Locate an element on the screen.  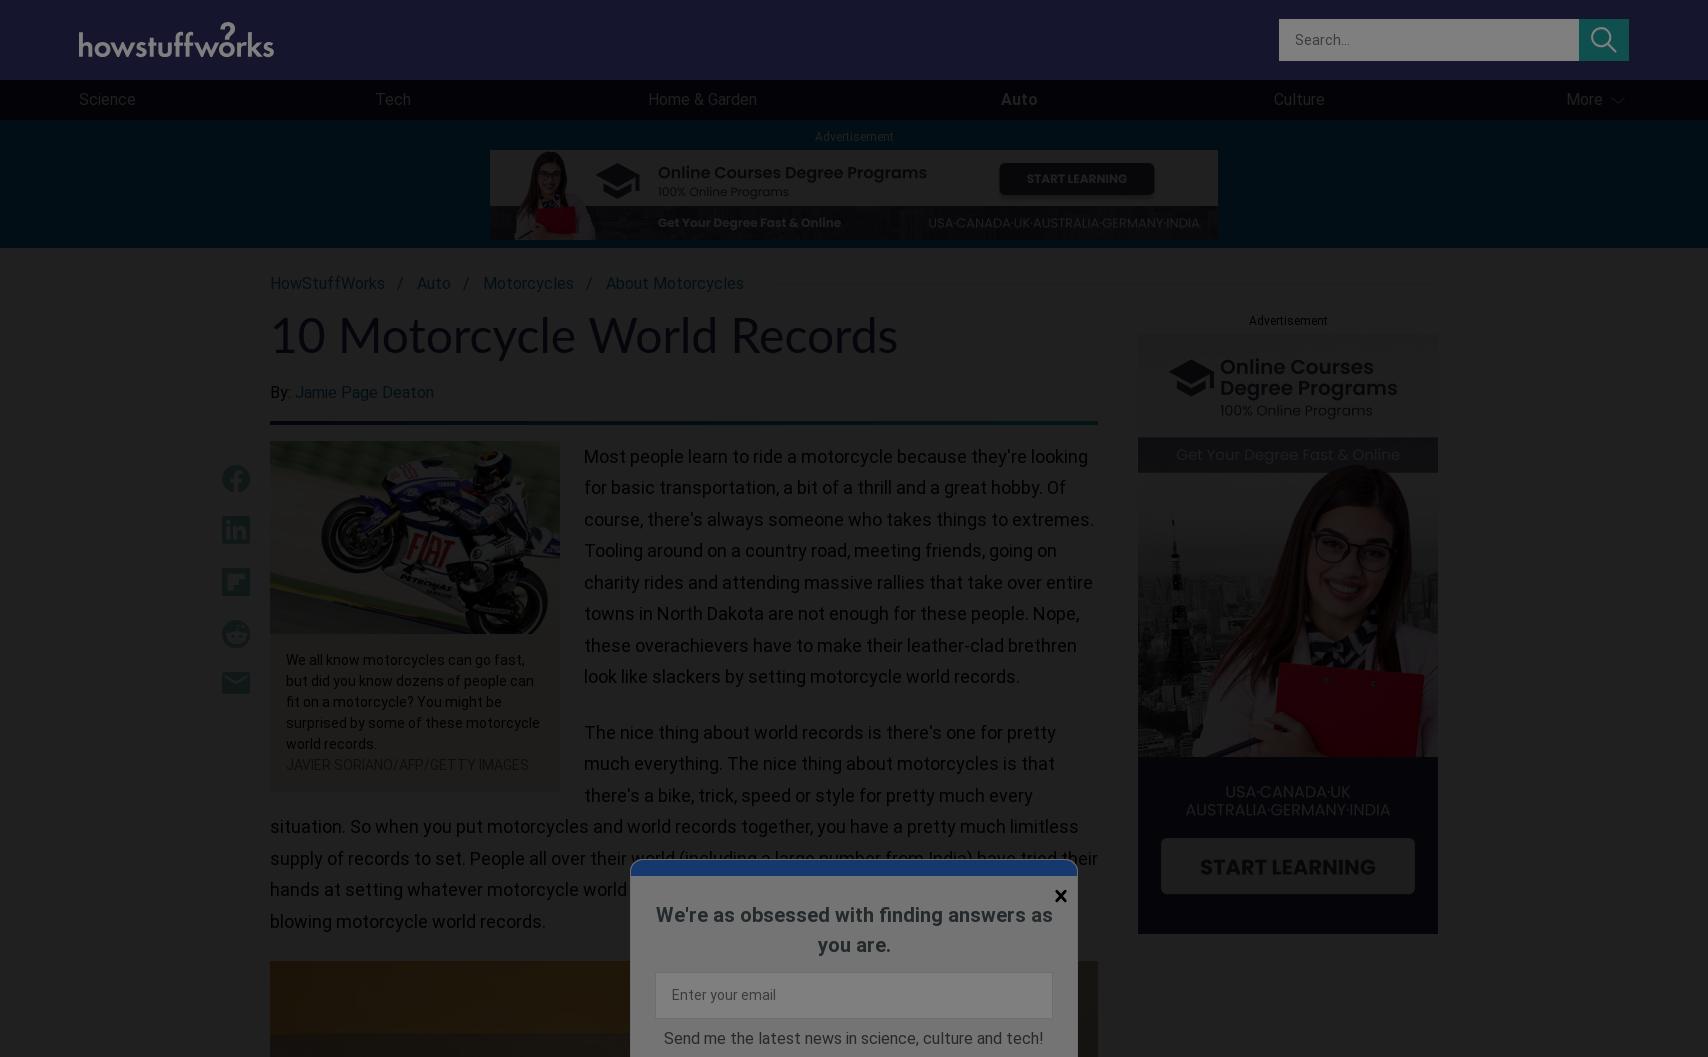
'JAVIER SORIANO/AFP/Getty Images' is located at coordinates (285, 763).